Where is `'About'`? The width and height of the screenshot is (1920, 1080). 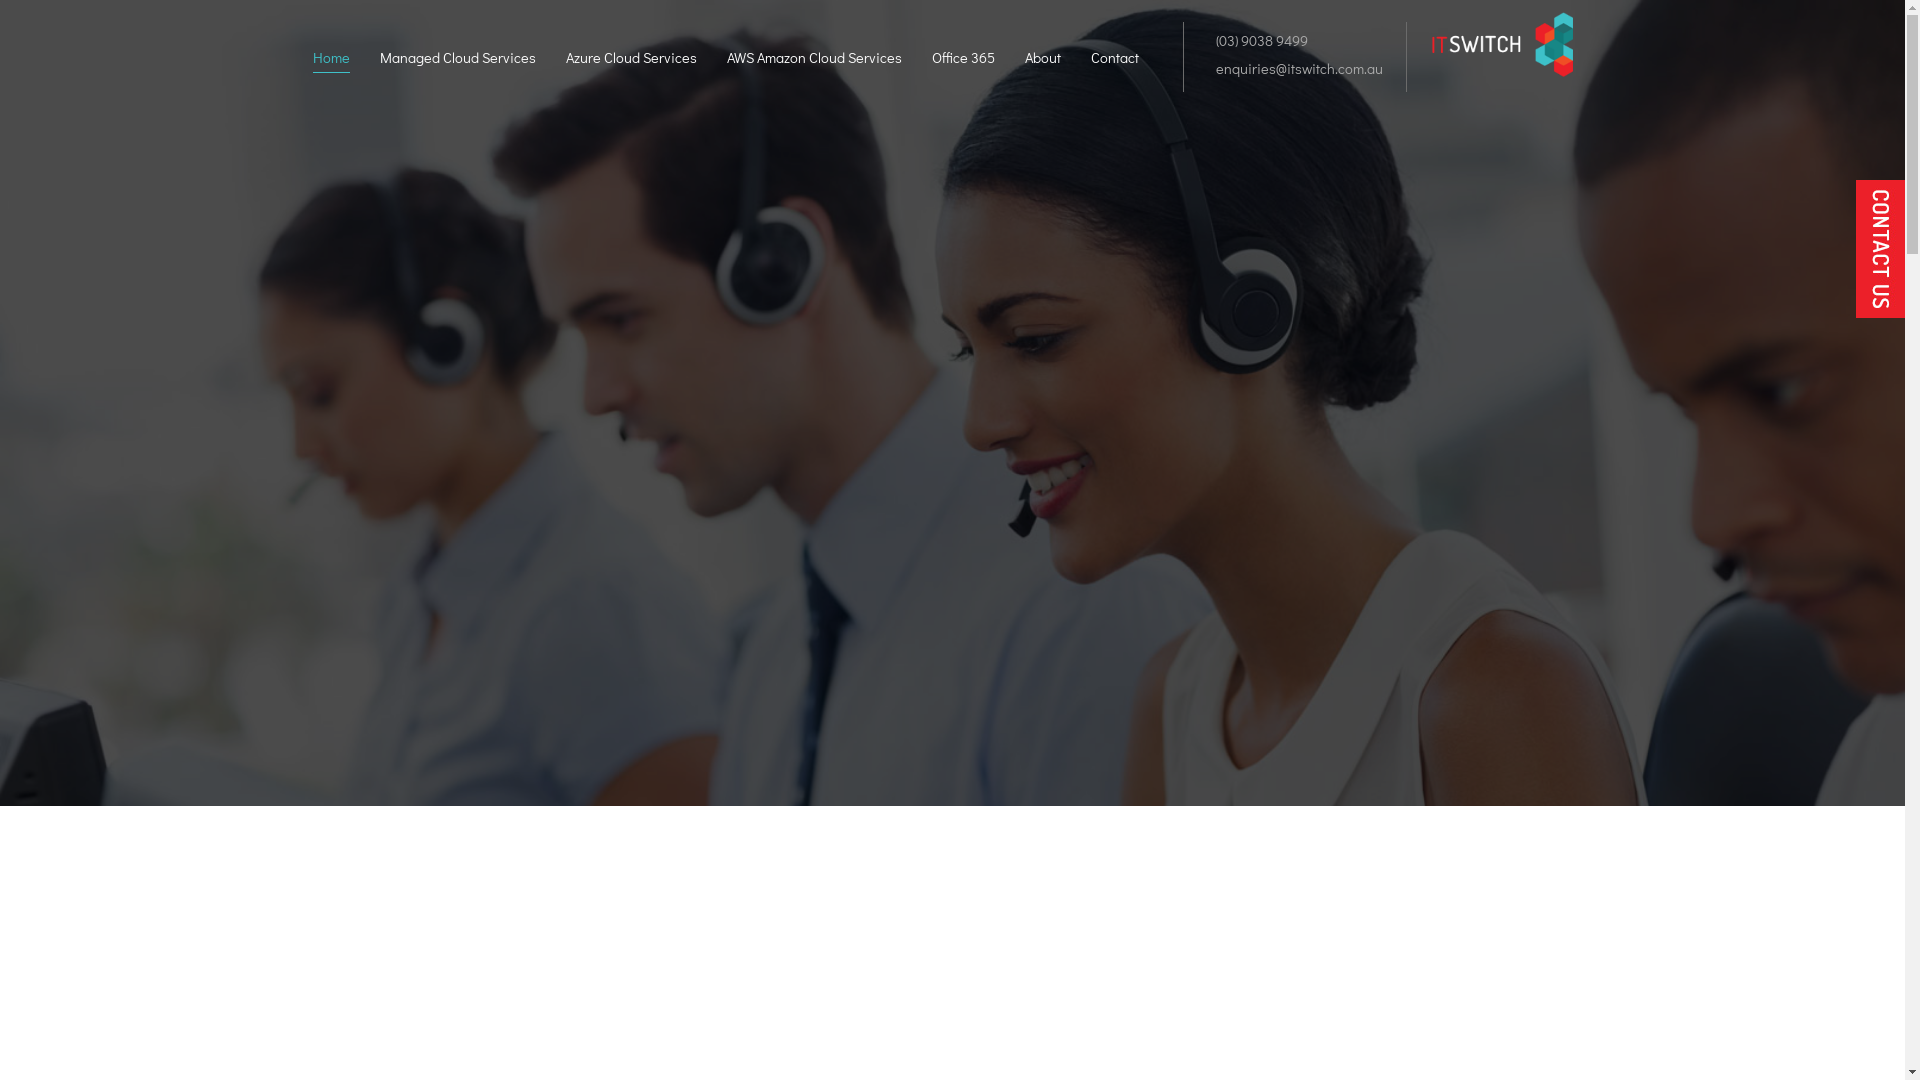
'About' is located at coordinates (1040, 59).